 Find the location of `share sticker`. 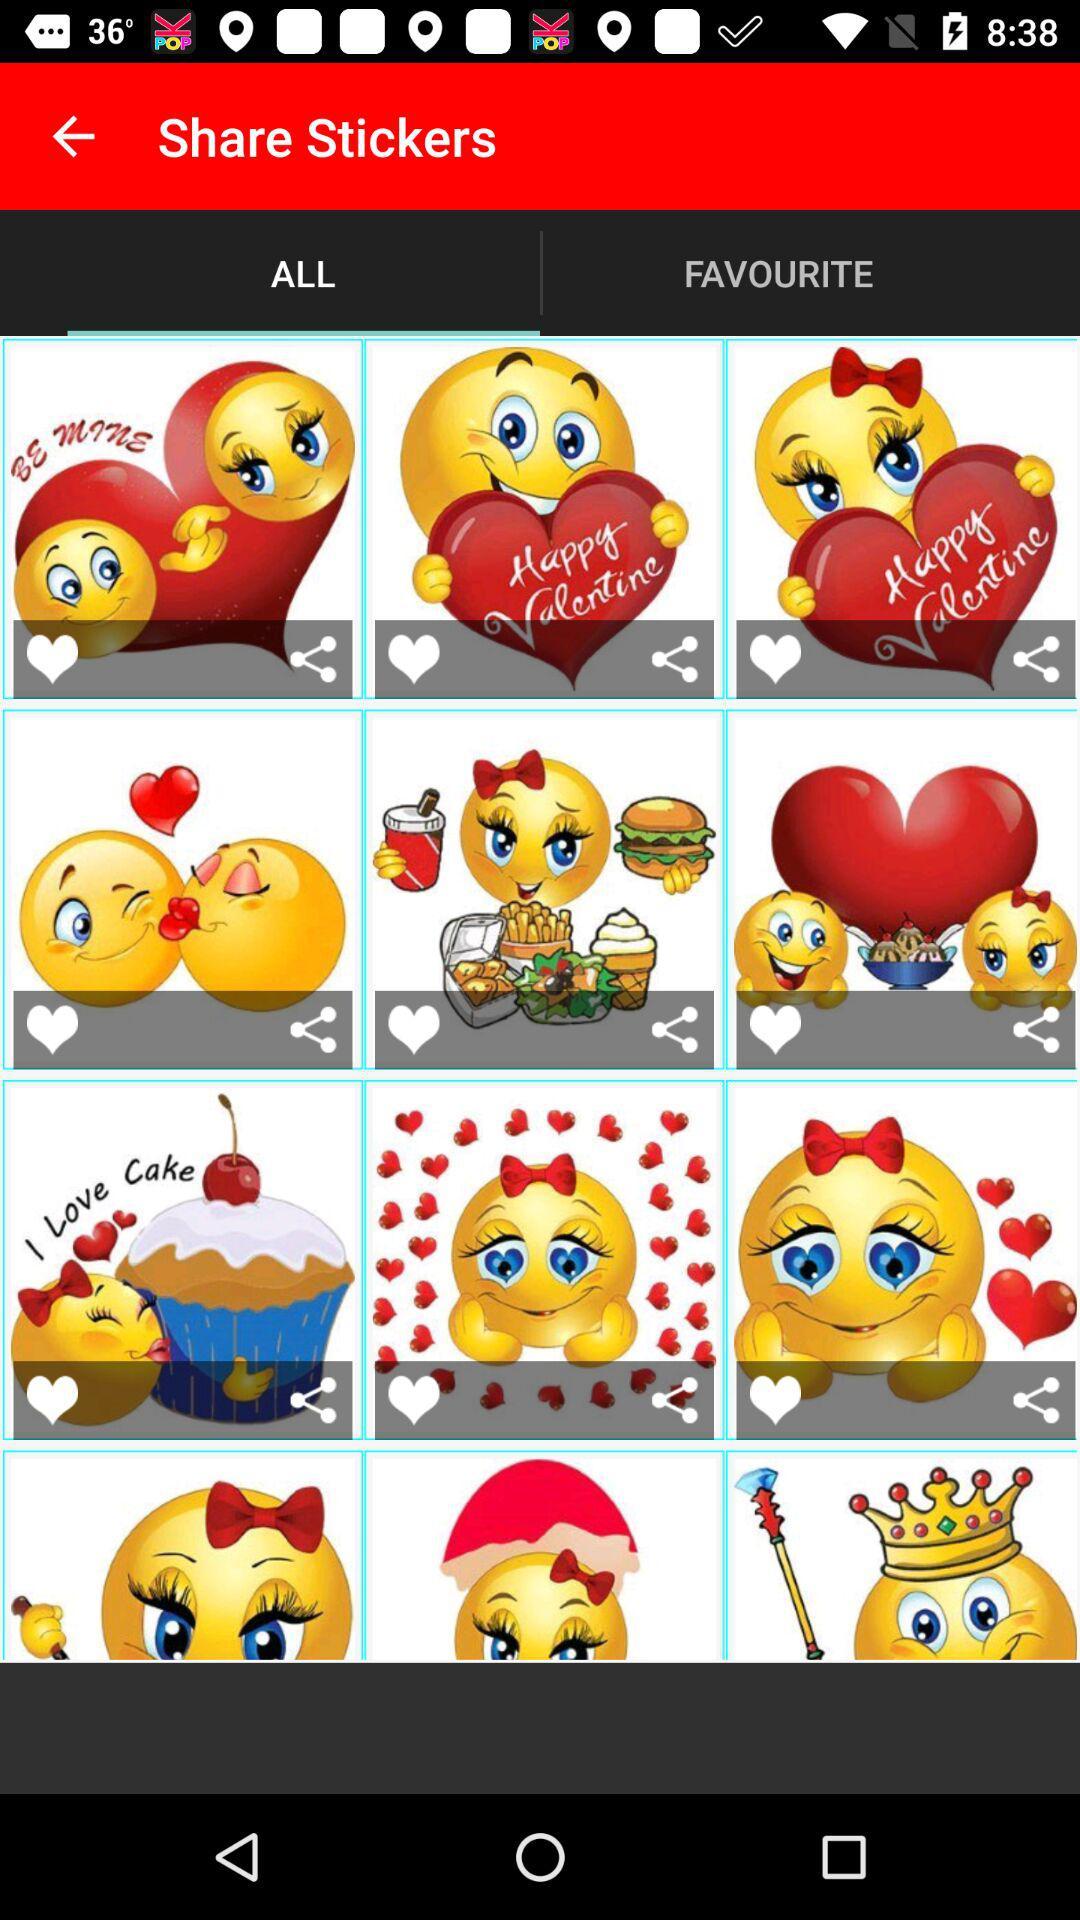

share sticker is located at coordinates (675, 1029).